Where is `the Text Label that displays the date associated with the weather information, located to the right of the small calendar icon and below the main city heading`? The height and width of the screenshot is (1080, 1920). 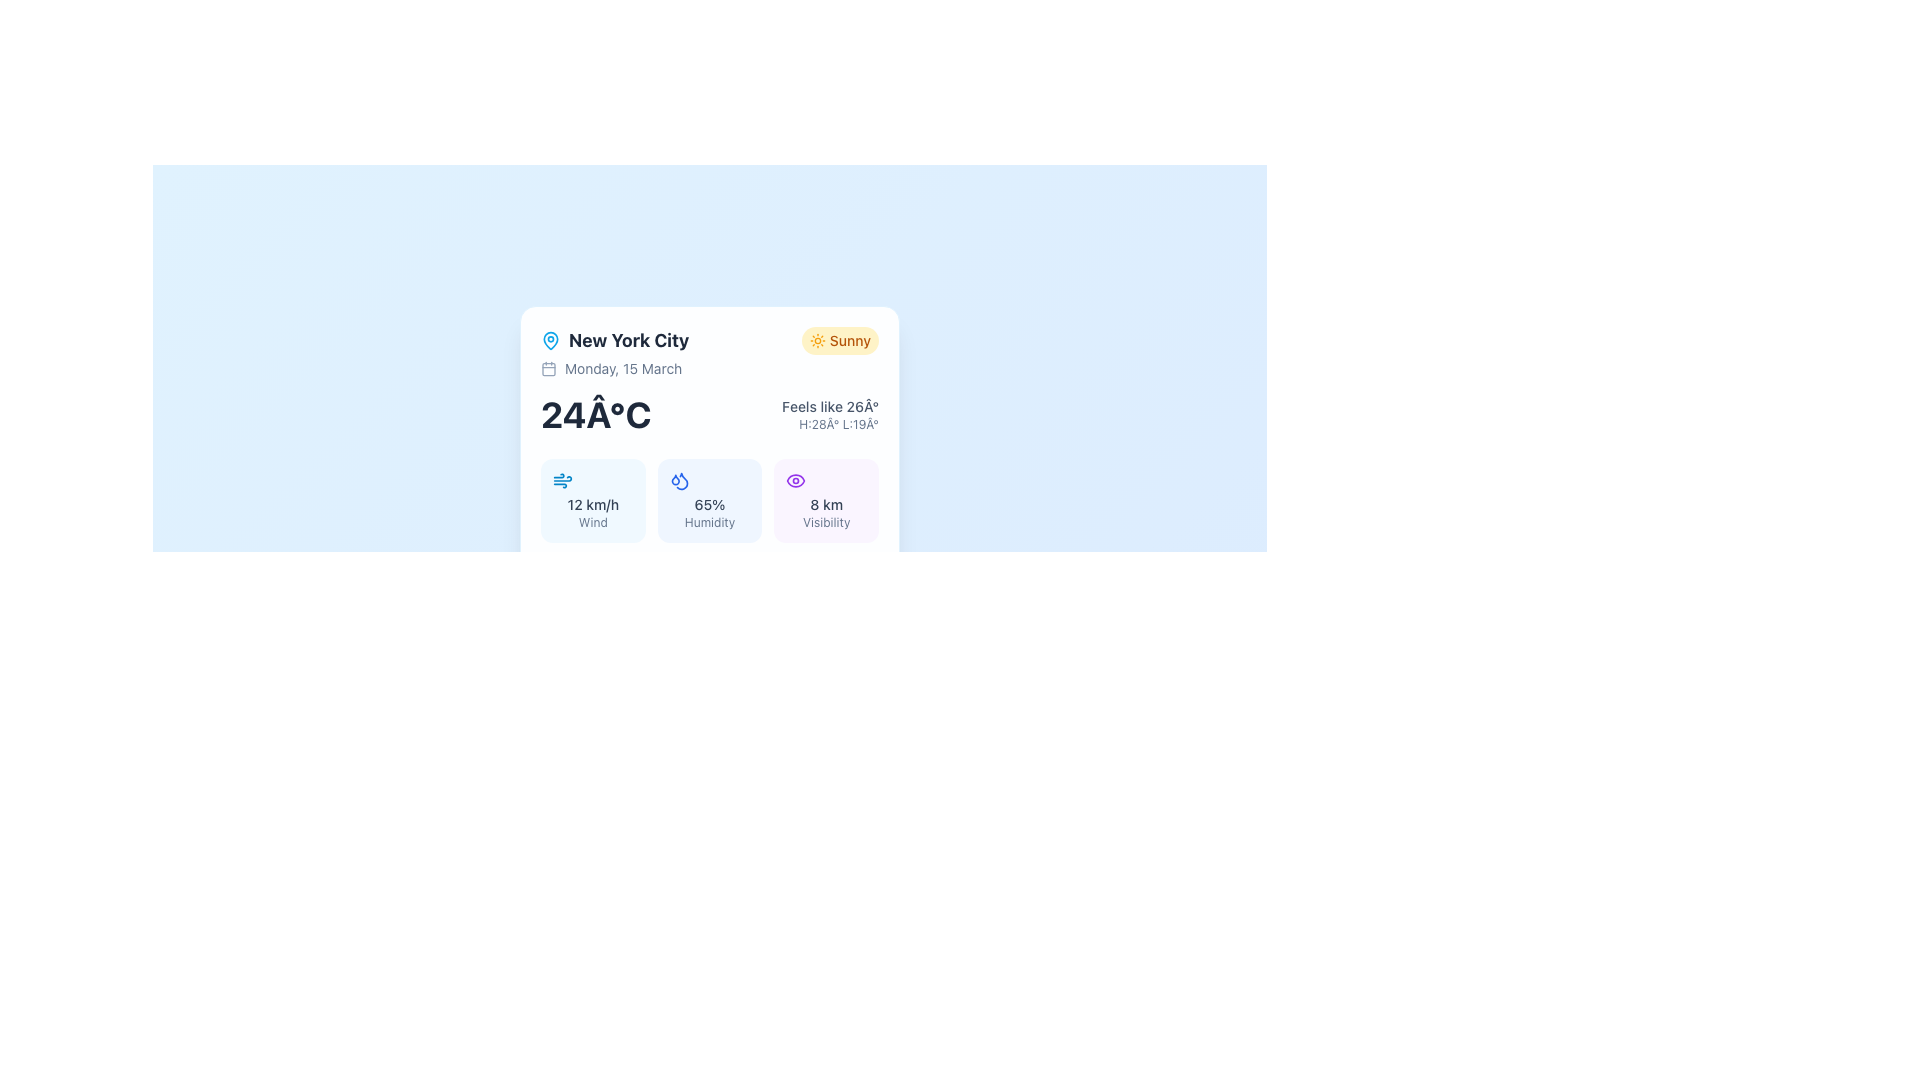
the Text Label that displays the date associated with the weather information, located to the right of the small calendar icon and below the main city heading is located at coordinates (622, 369).